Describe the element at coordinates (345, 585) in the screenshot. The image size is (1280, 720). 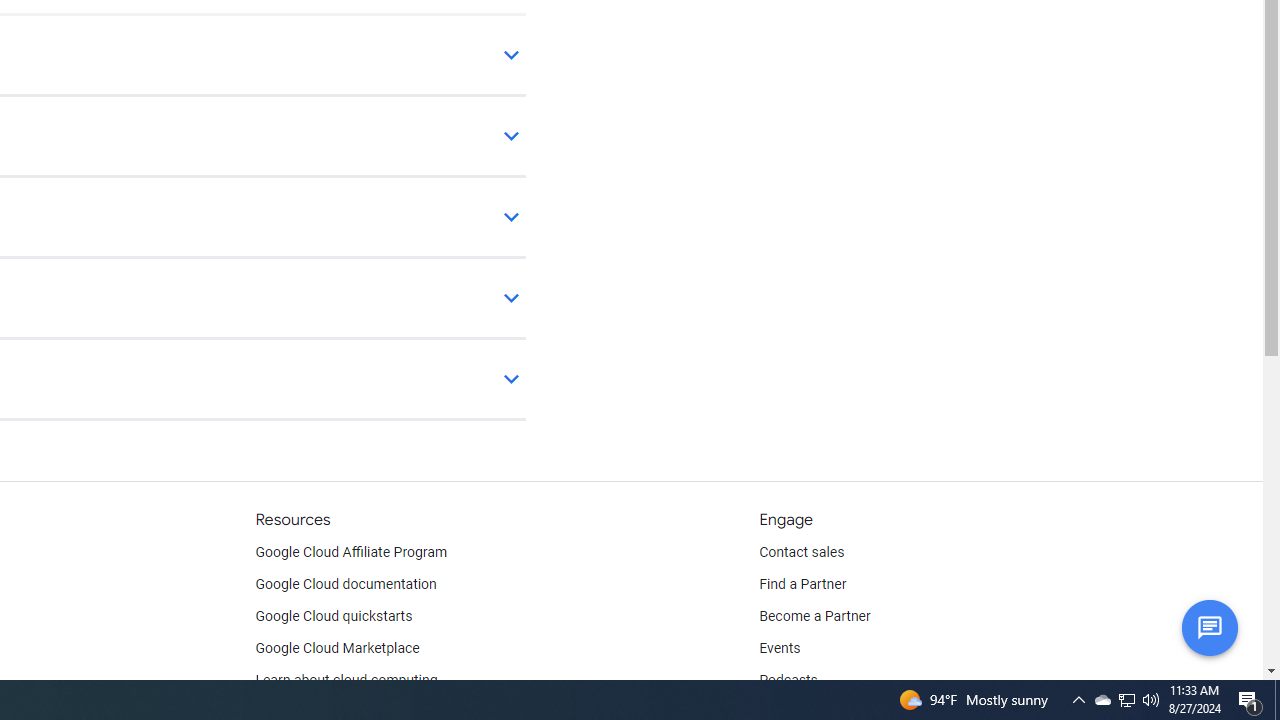
I see `'Google Cloud documentation'` at that location.